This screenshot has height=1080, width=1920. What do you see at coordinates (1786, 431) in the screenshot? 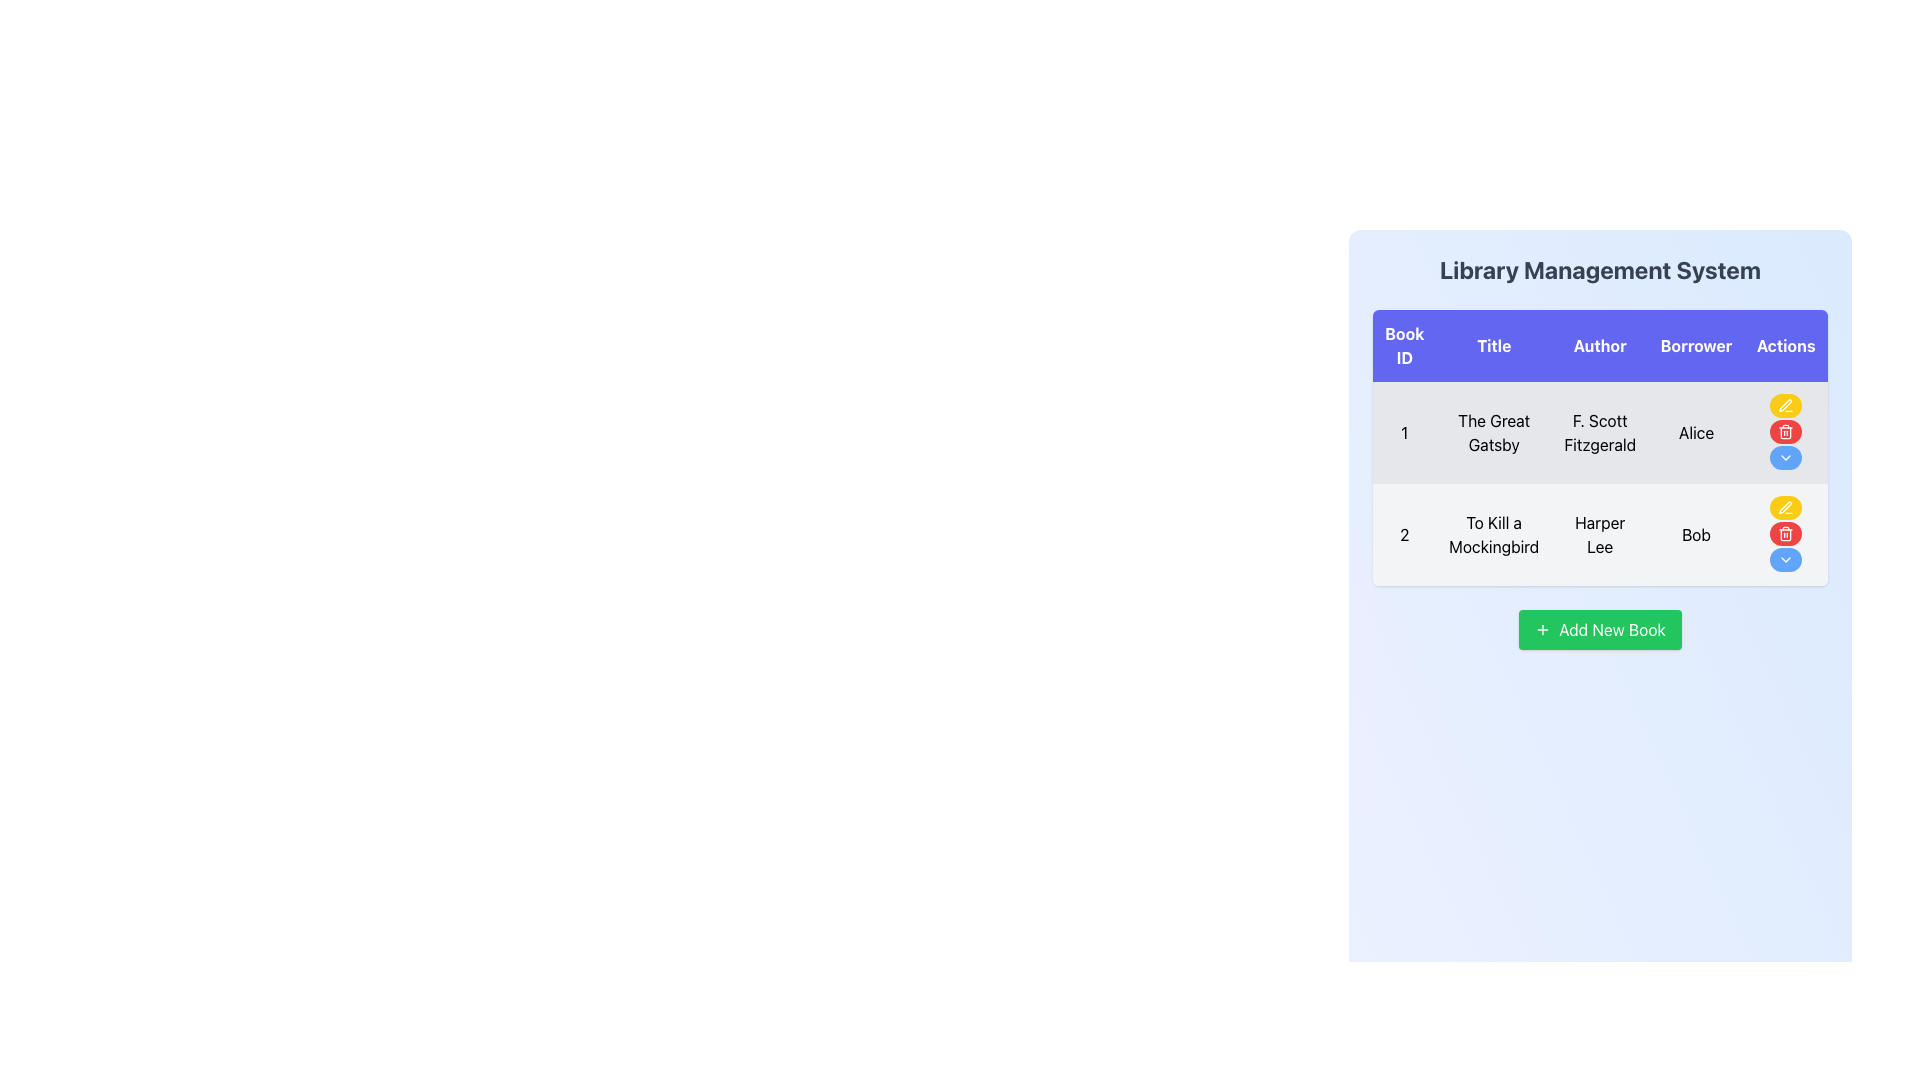
I see `the delete button located in the 'Actions' column of the first row in the 'Library Management System' interface` at bounding box center [1786, 431].